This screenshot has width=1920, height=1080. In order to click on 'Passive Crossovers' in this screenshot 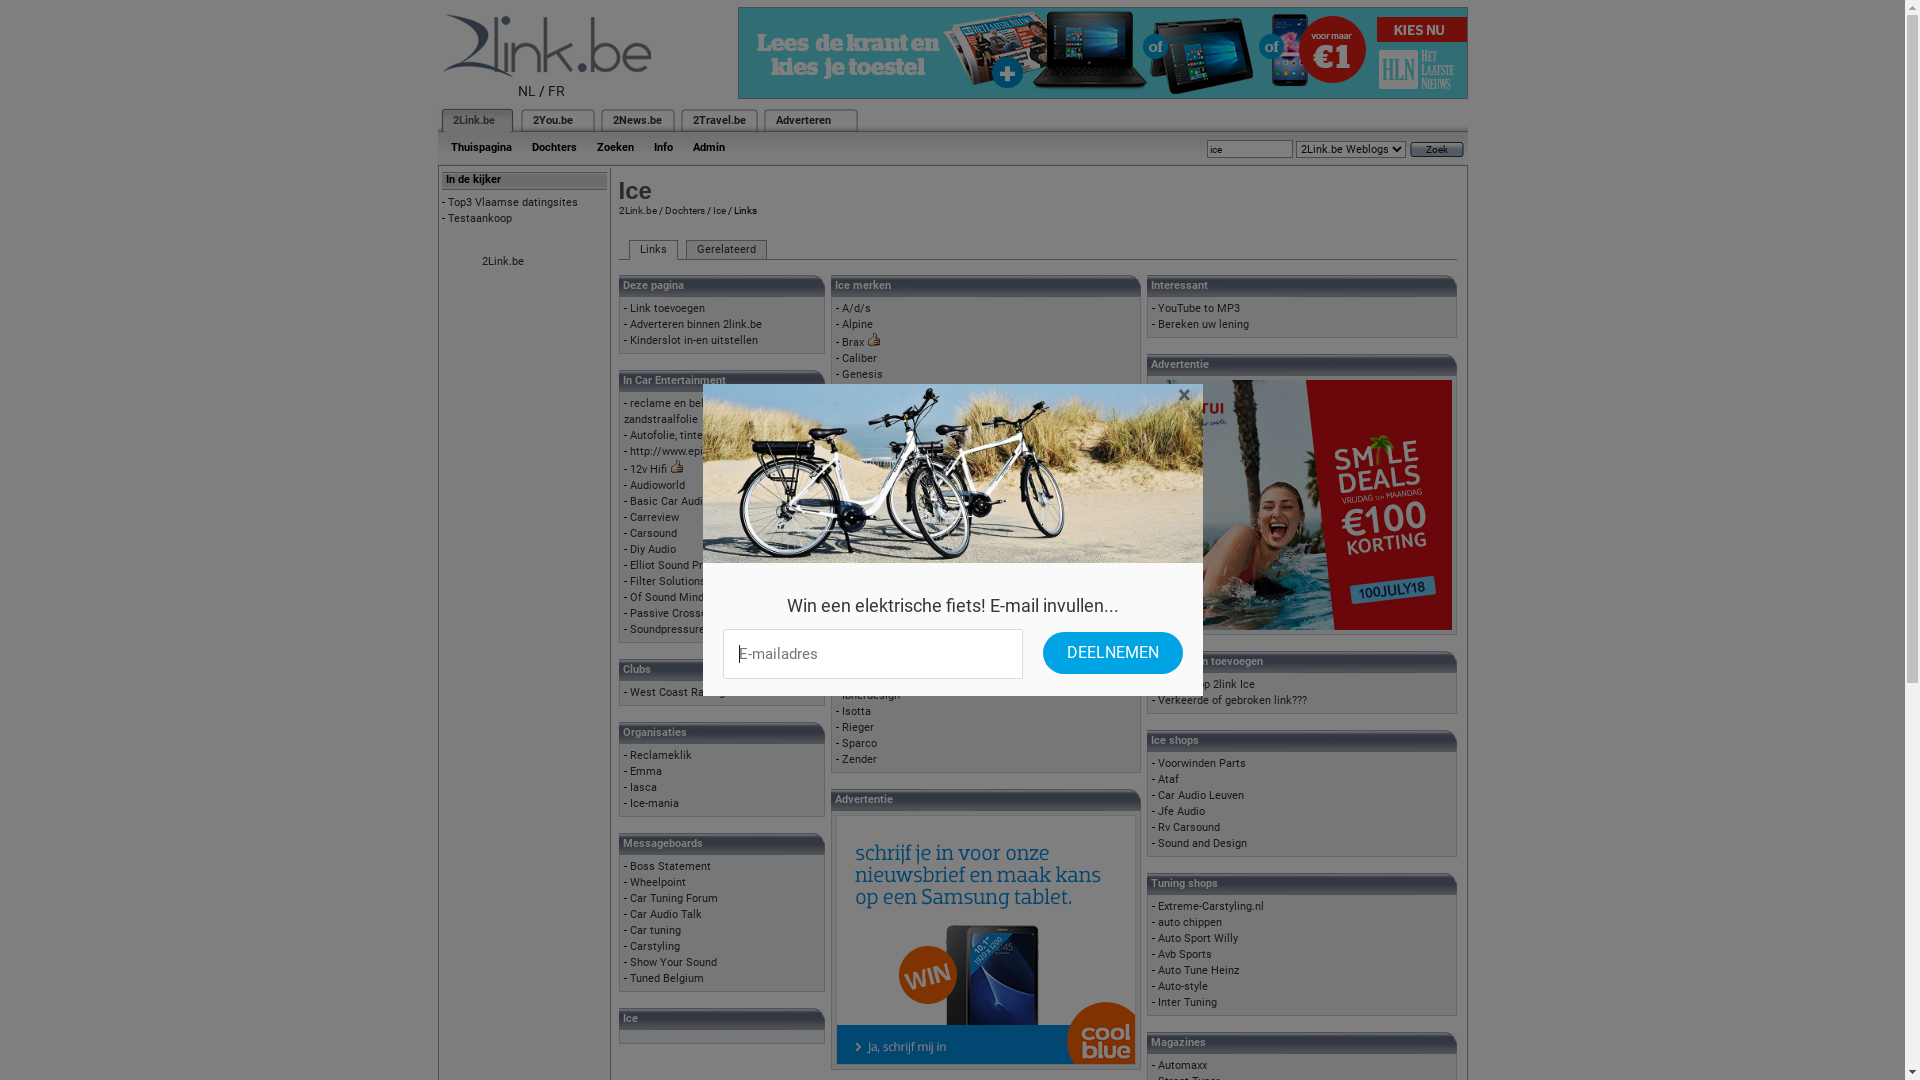, I will do `click(678, 612)`.